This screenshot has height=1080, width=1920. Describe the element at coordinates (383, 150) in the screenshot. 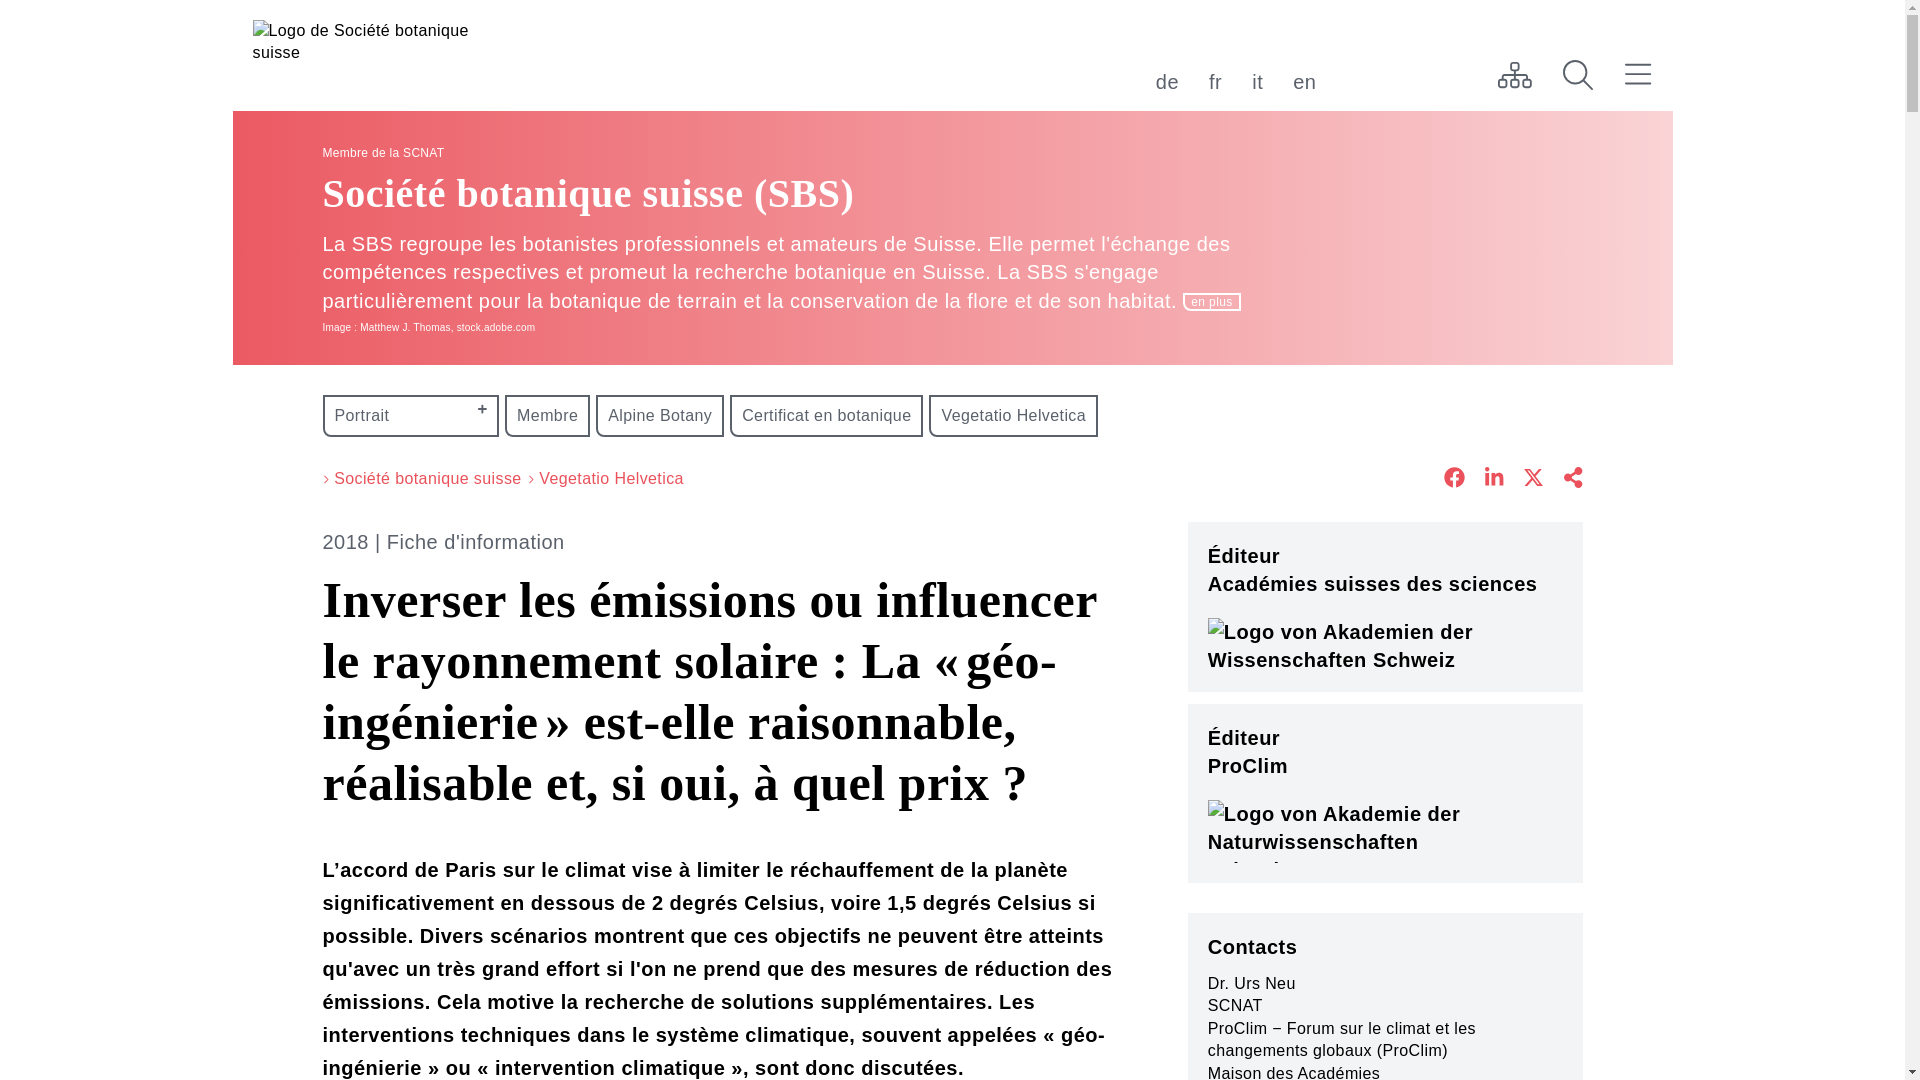

I see `'Membre de la SCNAT'` at that location.